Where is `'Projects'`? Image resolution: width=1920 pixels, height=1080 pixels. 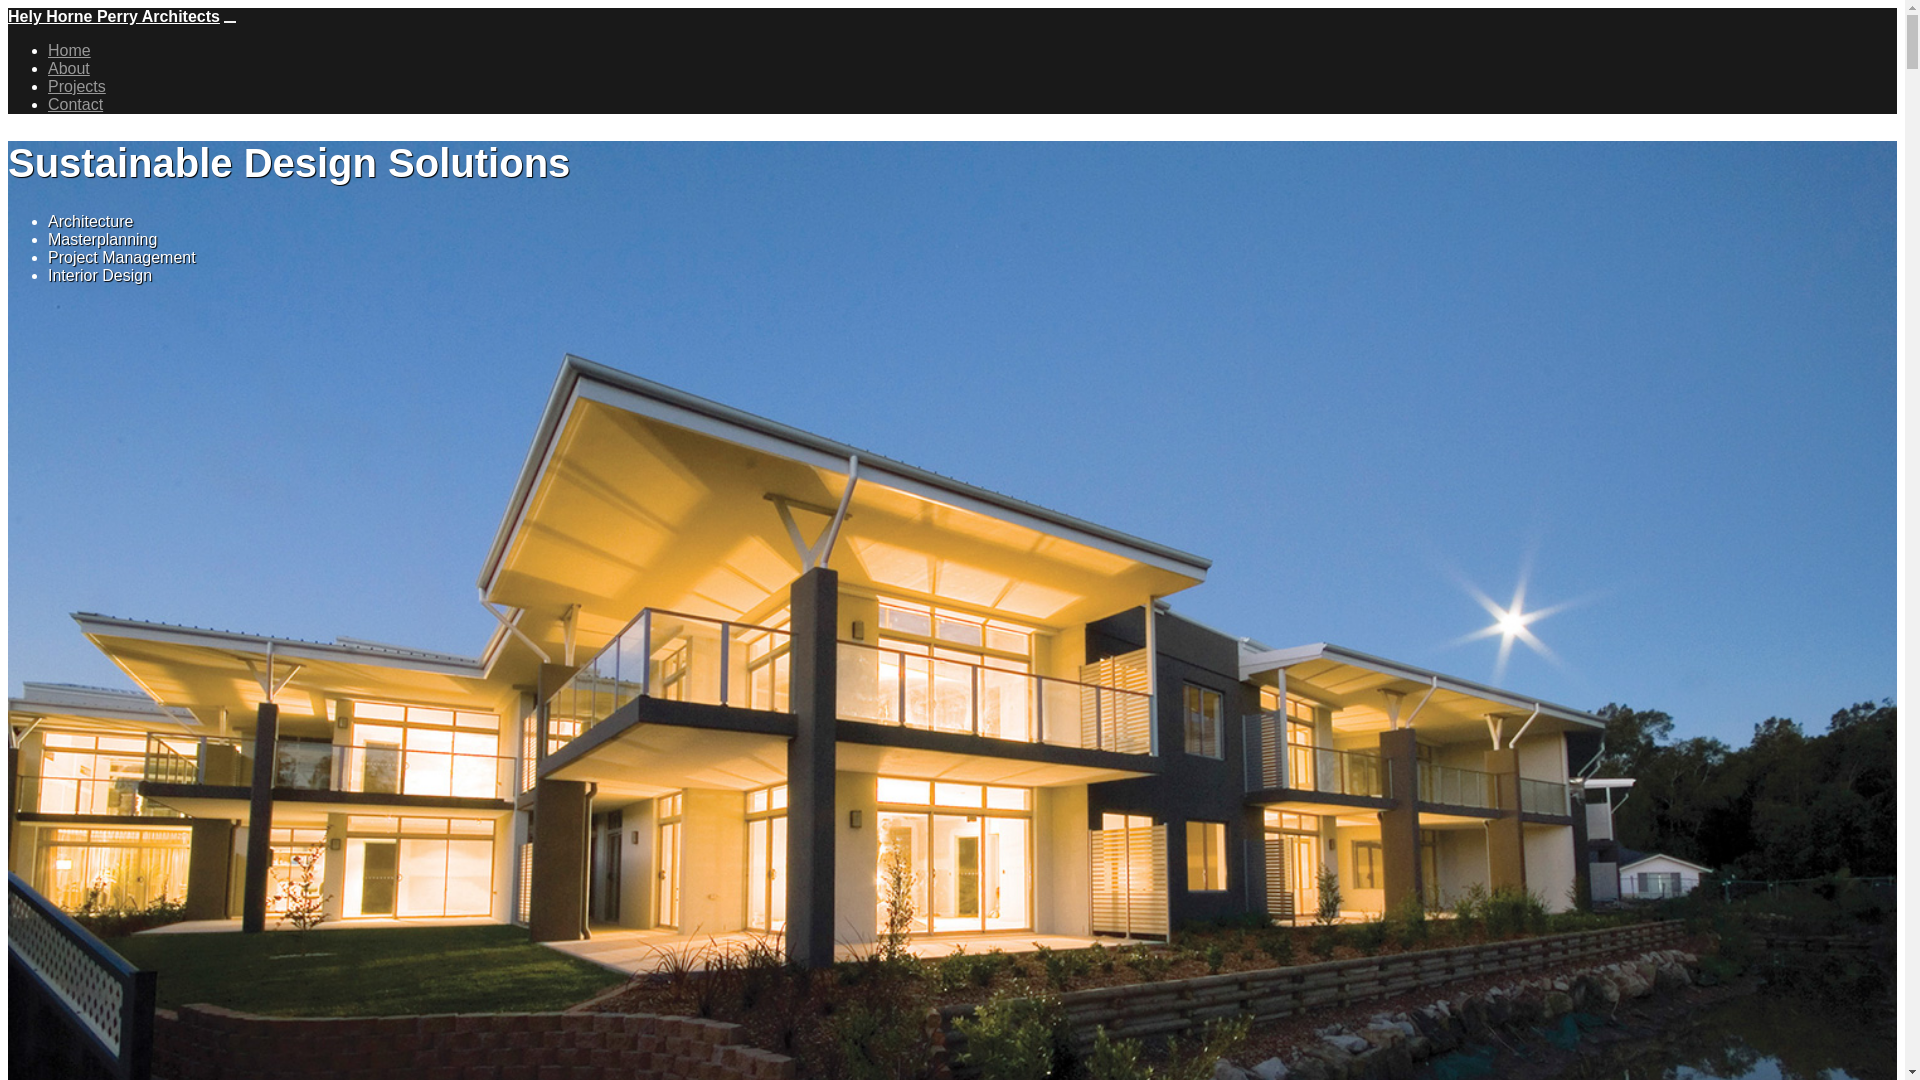
'Projects' is located at coordinates (76, 85).